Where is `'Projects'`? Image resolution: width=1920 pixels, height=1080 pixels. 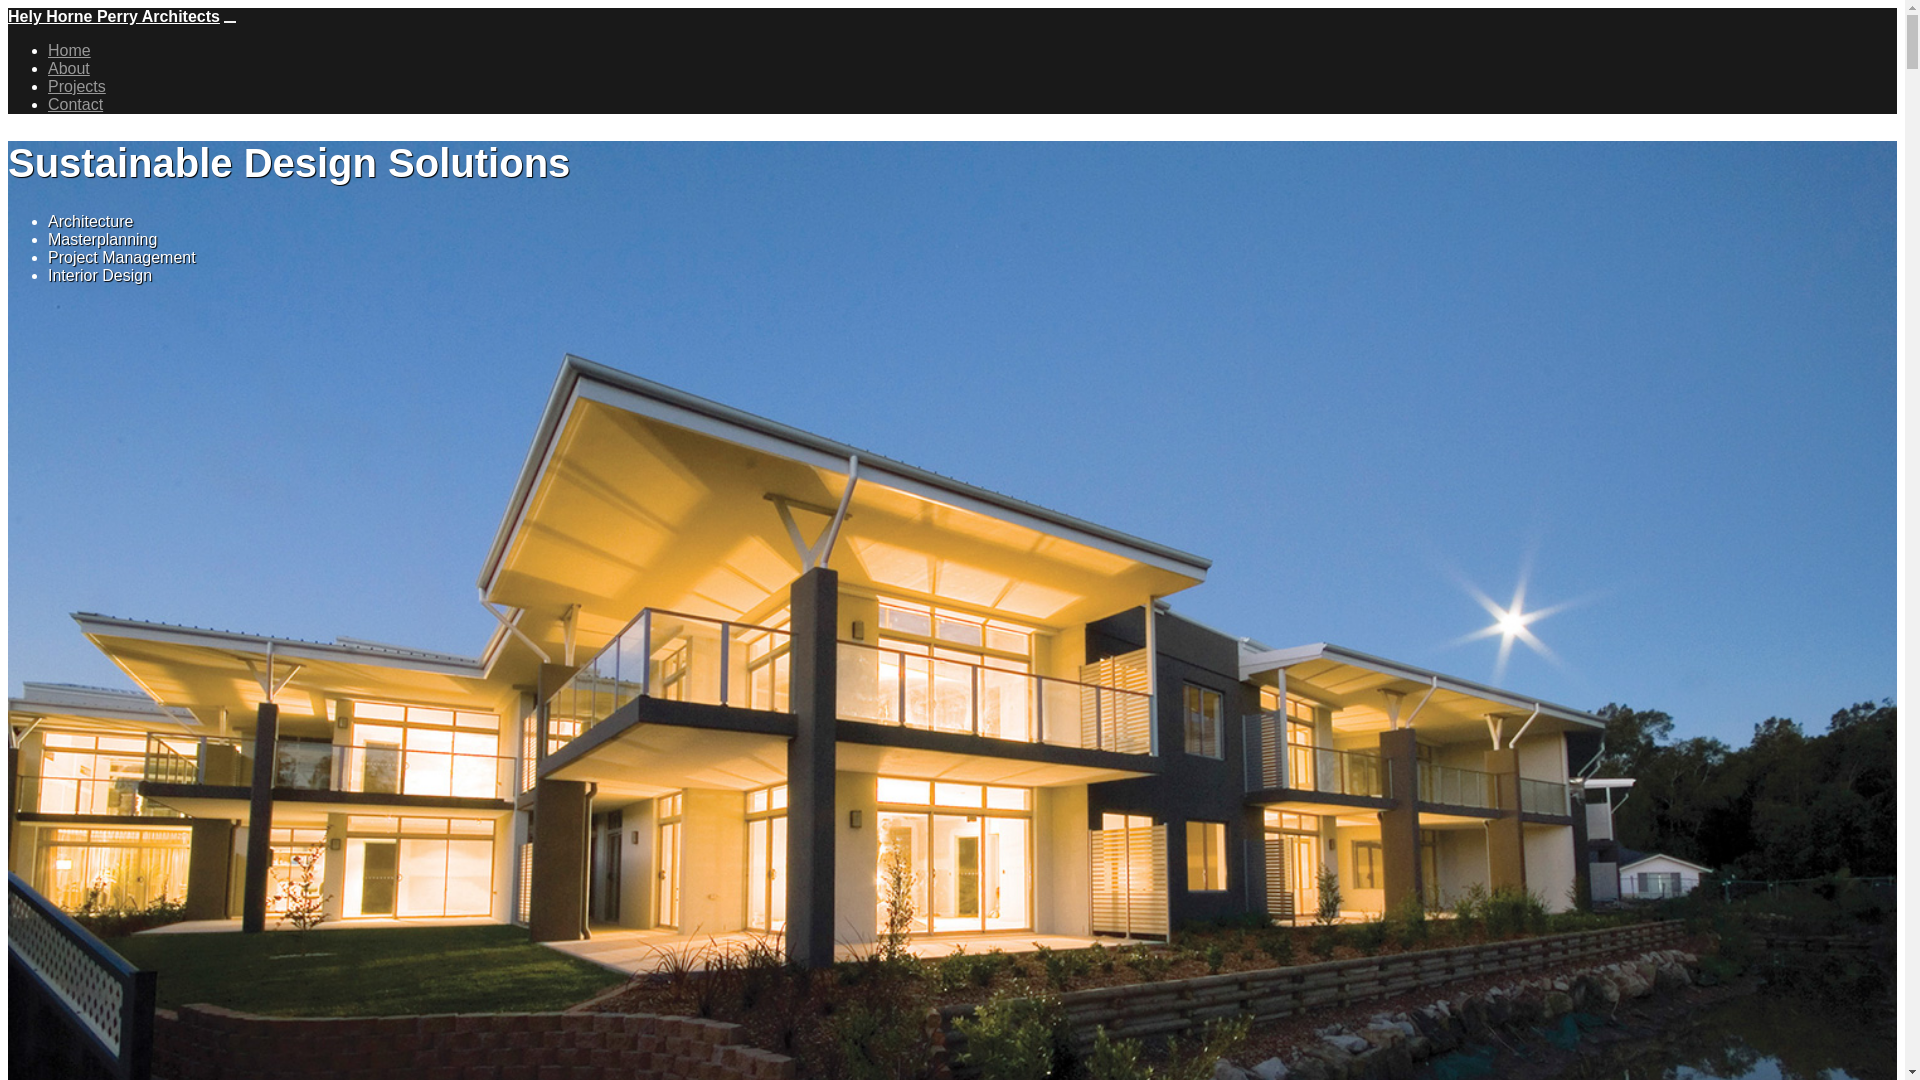
'Projects' is located at coordinates (76, 85).